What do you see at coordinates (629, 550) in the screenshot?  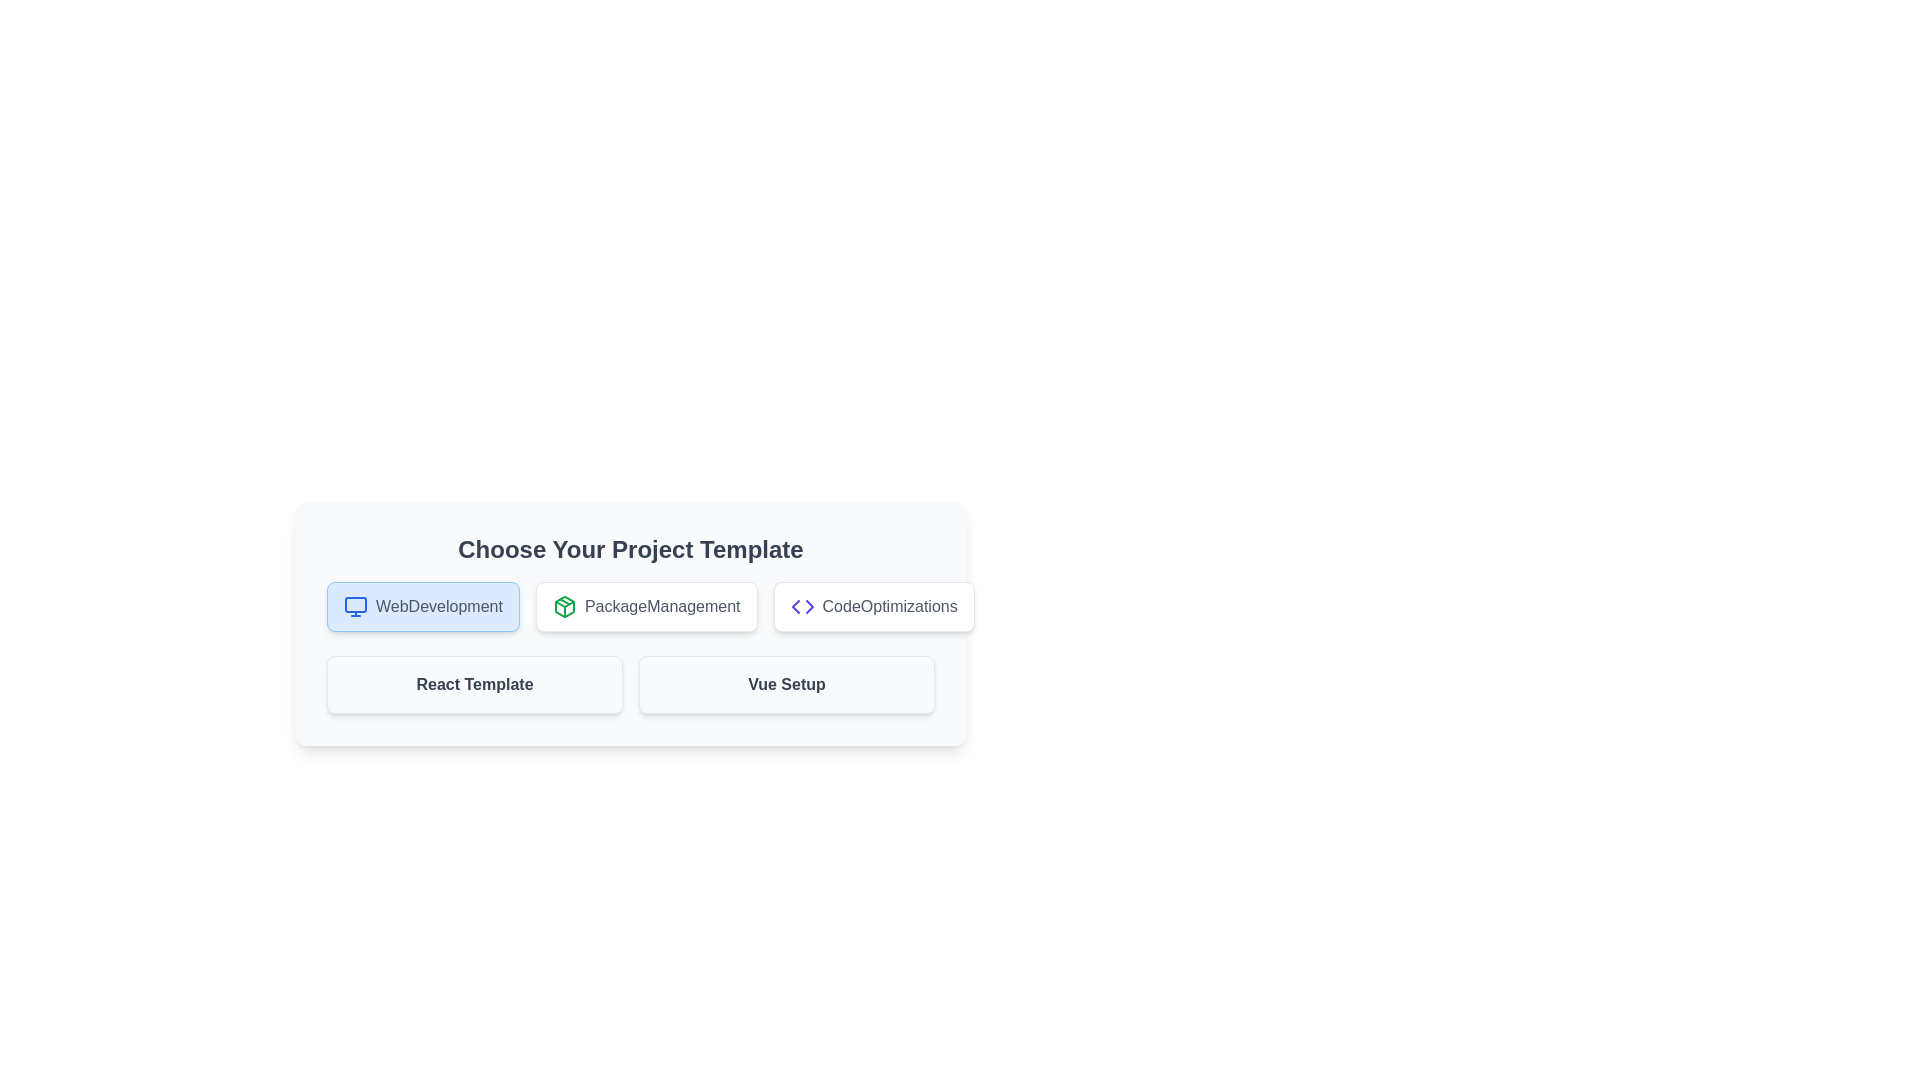 I see `the section header text label that reads 'Choose Your Project Template', which is displayed in bold, extra-large dark gray text at the top of a card-like section containing project template options` at bounding box center [629, 550].